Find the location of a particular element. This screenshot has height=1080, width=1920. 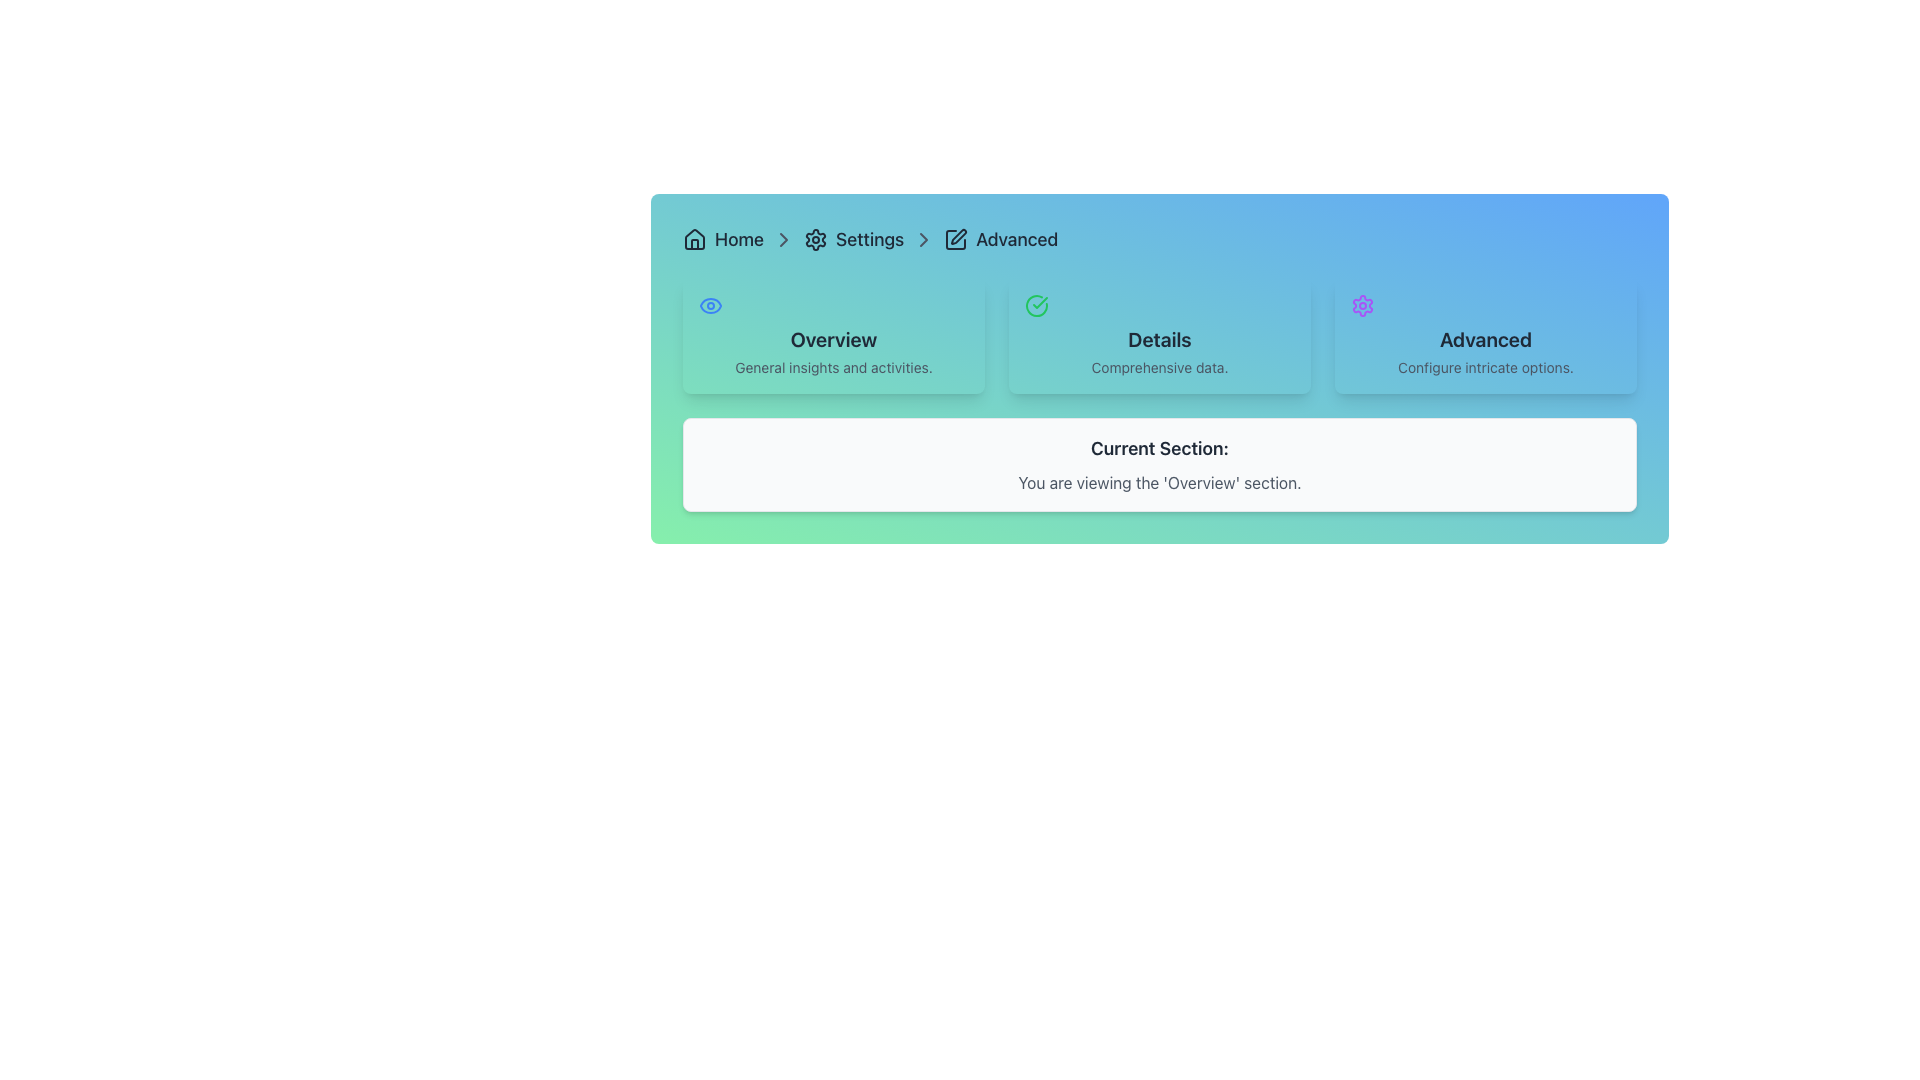

the right-facing chevron icon (Indicator) located in the breadcrumb navigation bar between the 'Home' and 'Settings' labels is located at coordinates (782, 238).